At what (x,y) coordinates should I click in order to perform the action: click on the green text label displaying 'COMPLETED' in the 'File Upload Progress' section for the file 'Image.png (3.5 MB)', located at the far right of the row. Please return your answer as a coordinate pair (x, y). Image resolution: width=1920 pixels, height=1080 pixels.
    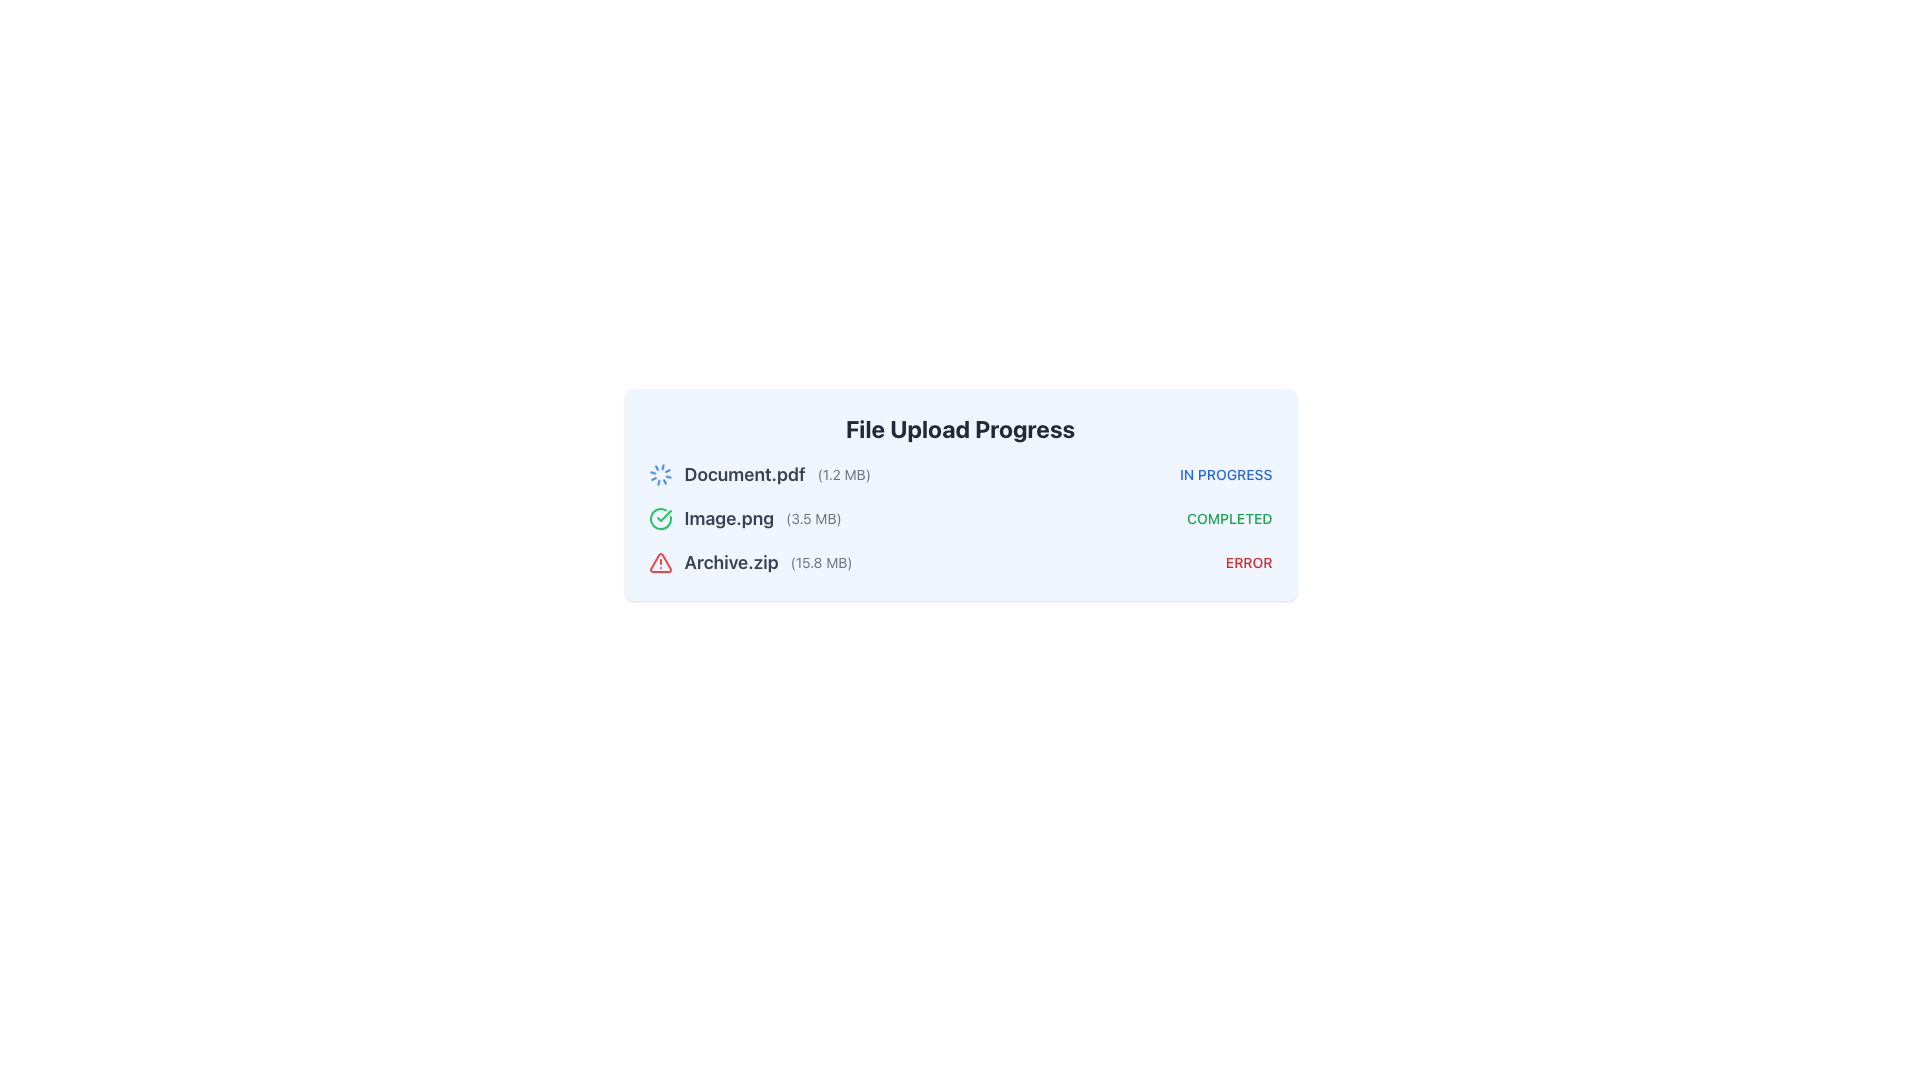
    Looking at the image, I should click on (1228, 518).